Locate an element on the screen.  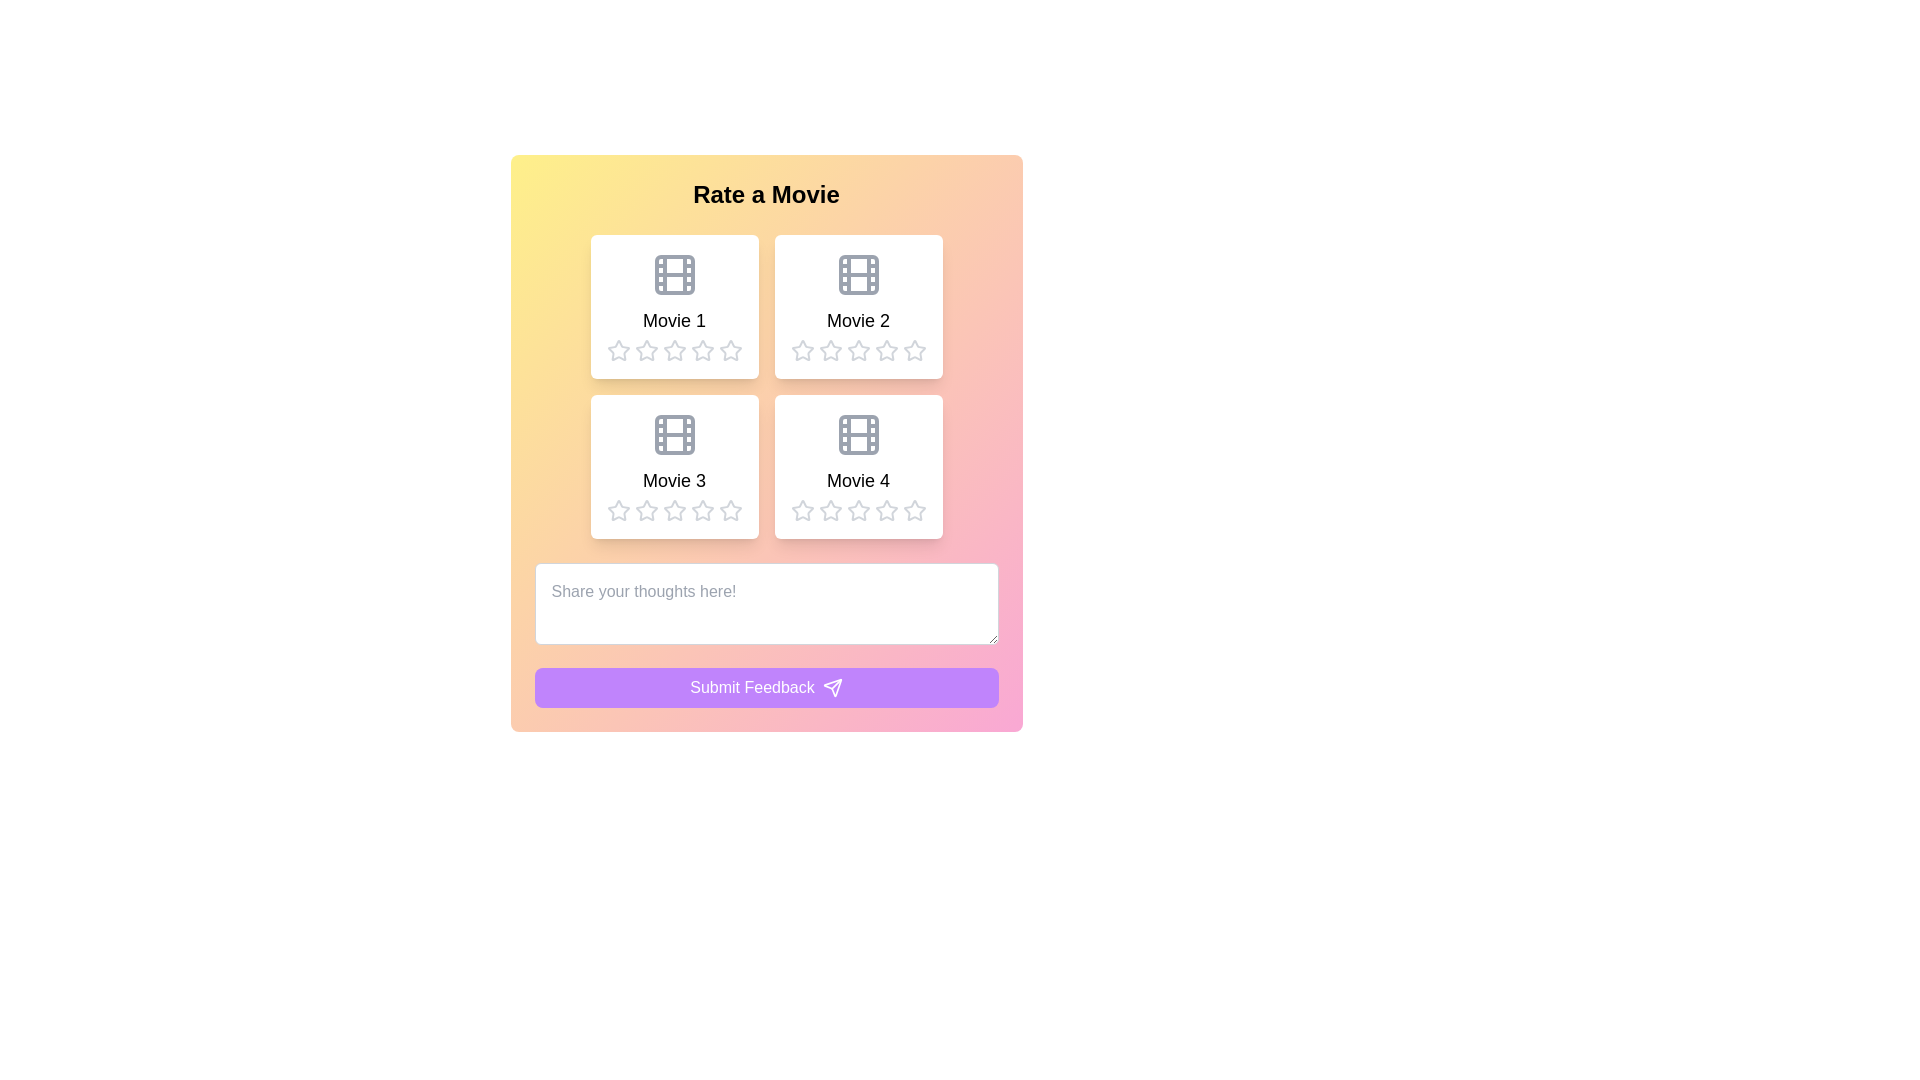
the rectangular box with rounded corners located at the center of the filmstrip icon inside the second movie card labeled 'Movie 2' in the grid below 'Rate a Movie' is located at coordinates (858, 274).